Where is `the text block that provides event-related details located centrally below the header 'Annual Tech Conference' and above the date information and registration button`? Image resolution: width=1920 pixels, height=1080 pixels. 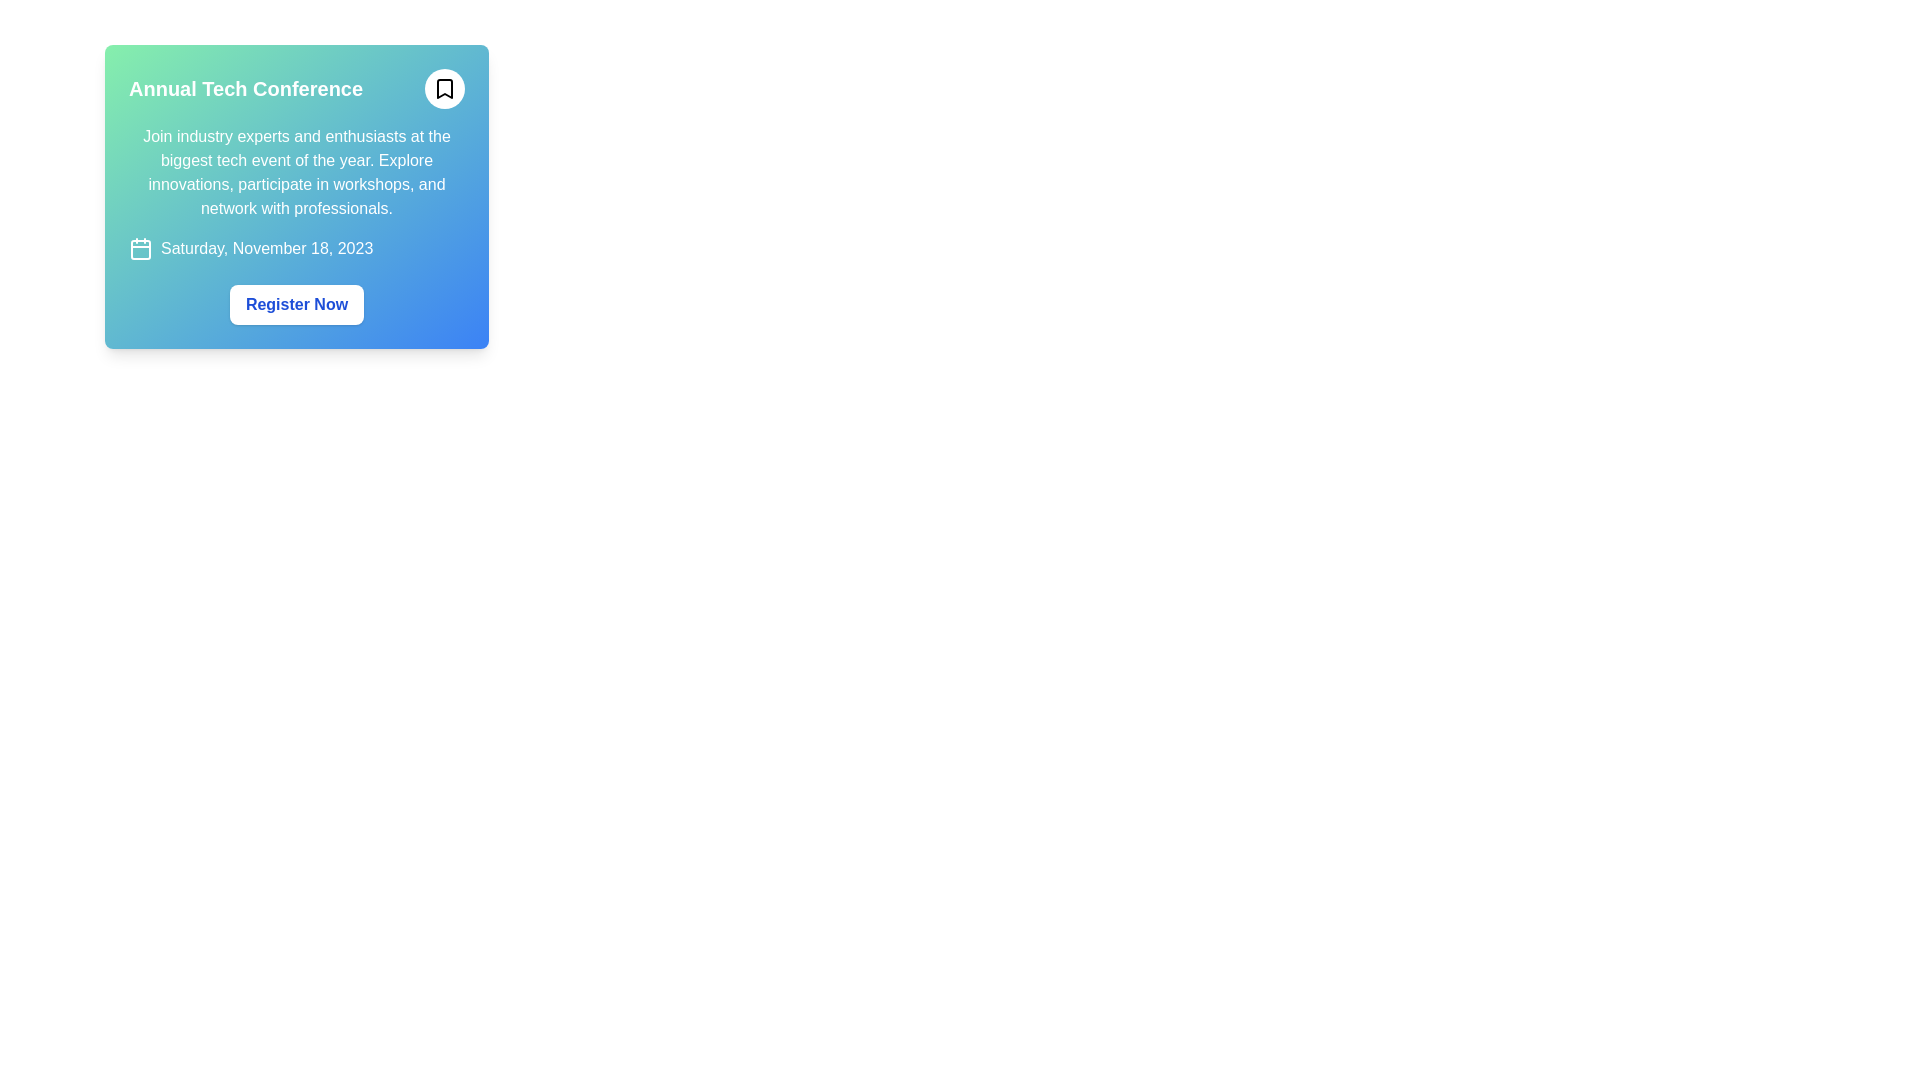
the text block that provides event-related details located centrally below the header 'Annual Tech Conference' and above the date information and registration button is located at coordinates (296, 172).